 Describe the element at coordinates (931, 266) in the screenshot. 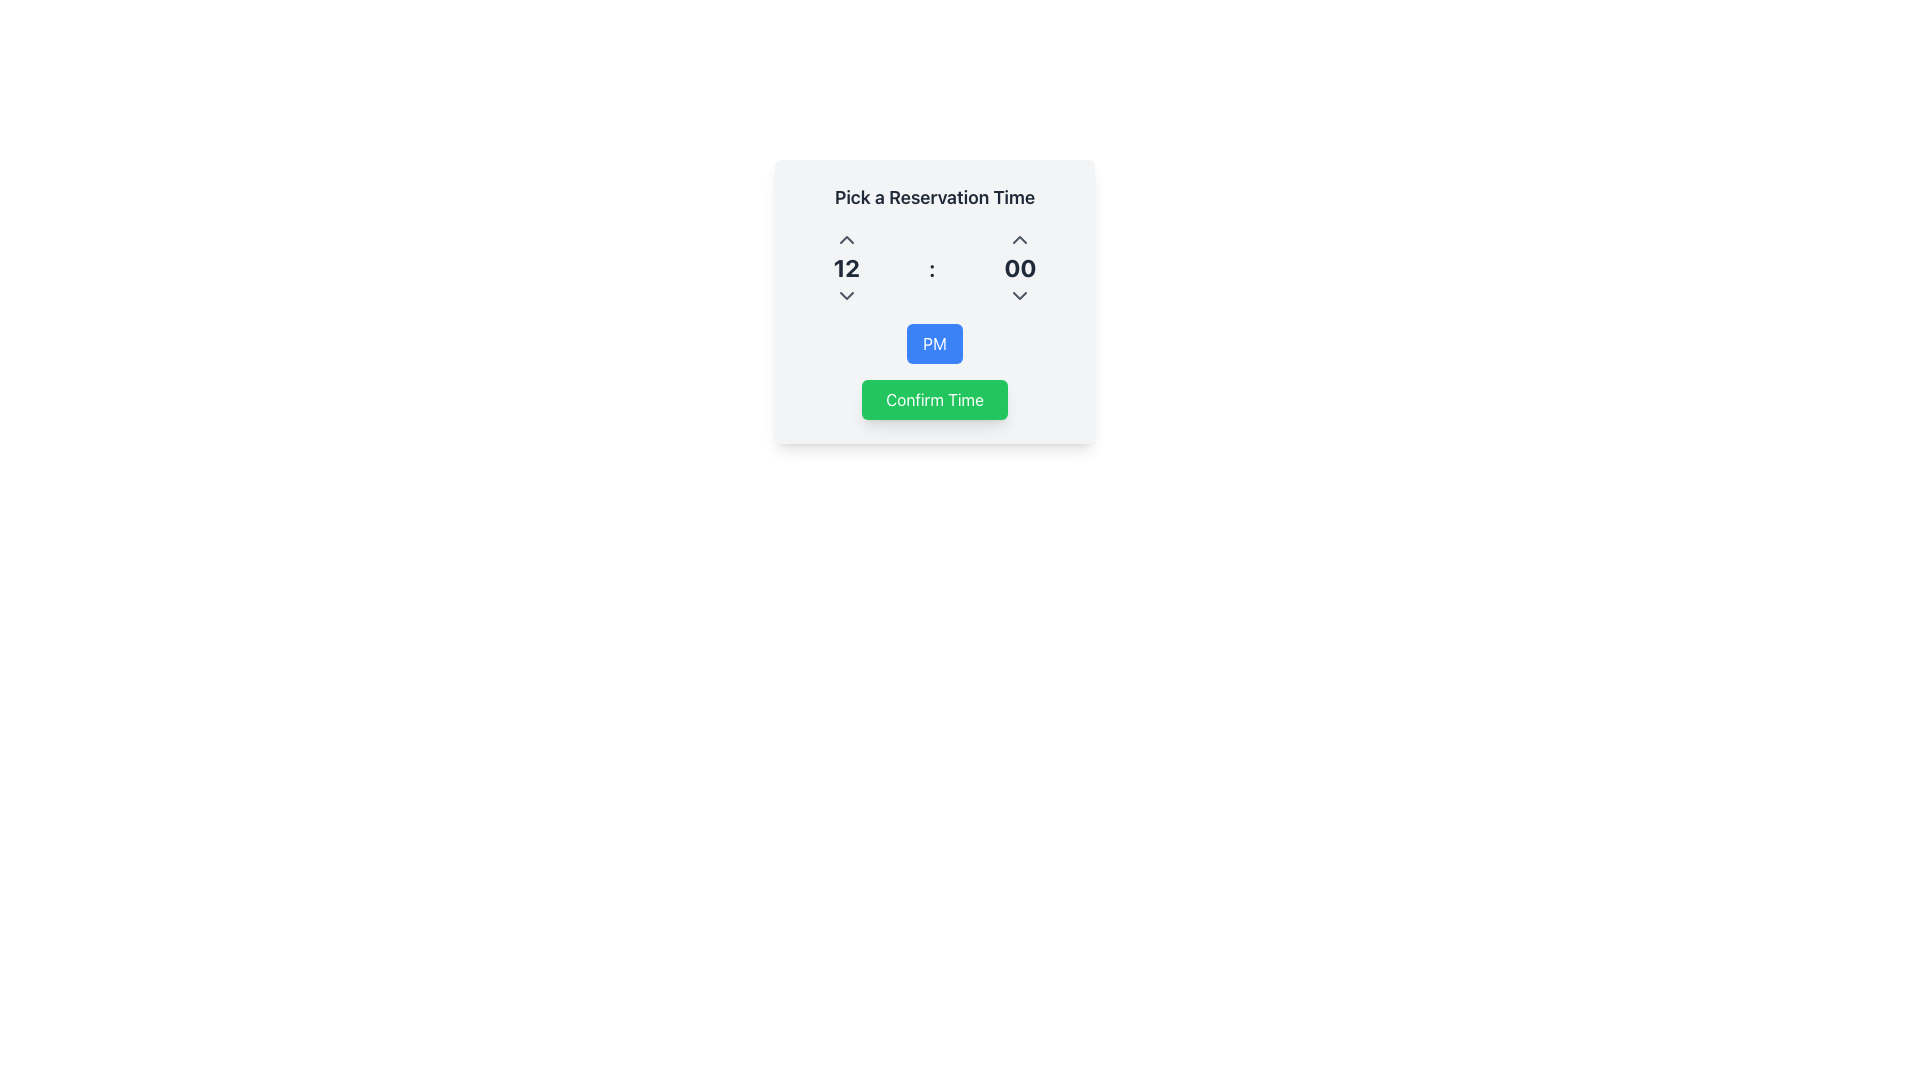

I see `the colon (:) symbol, which is displayed in a 2xl font size with a semibold weight and colored gray-800, located centrally between the numbers 12 and 00 in the time selection interface` at that location.